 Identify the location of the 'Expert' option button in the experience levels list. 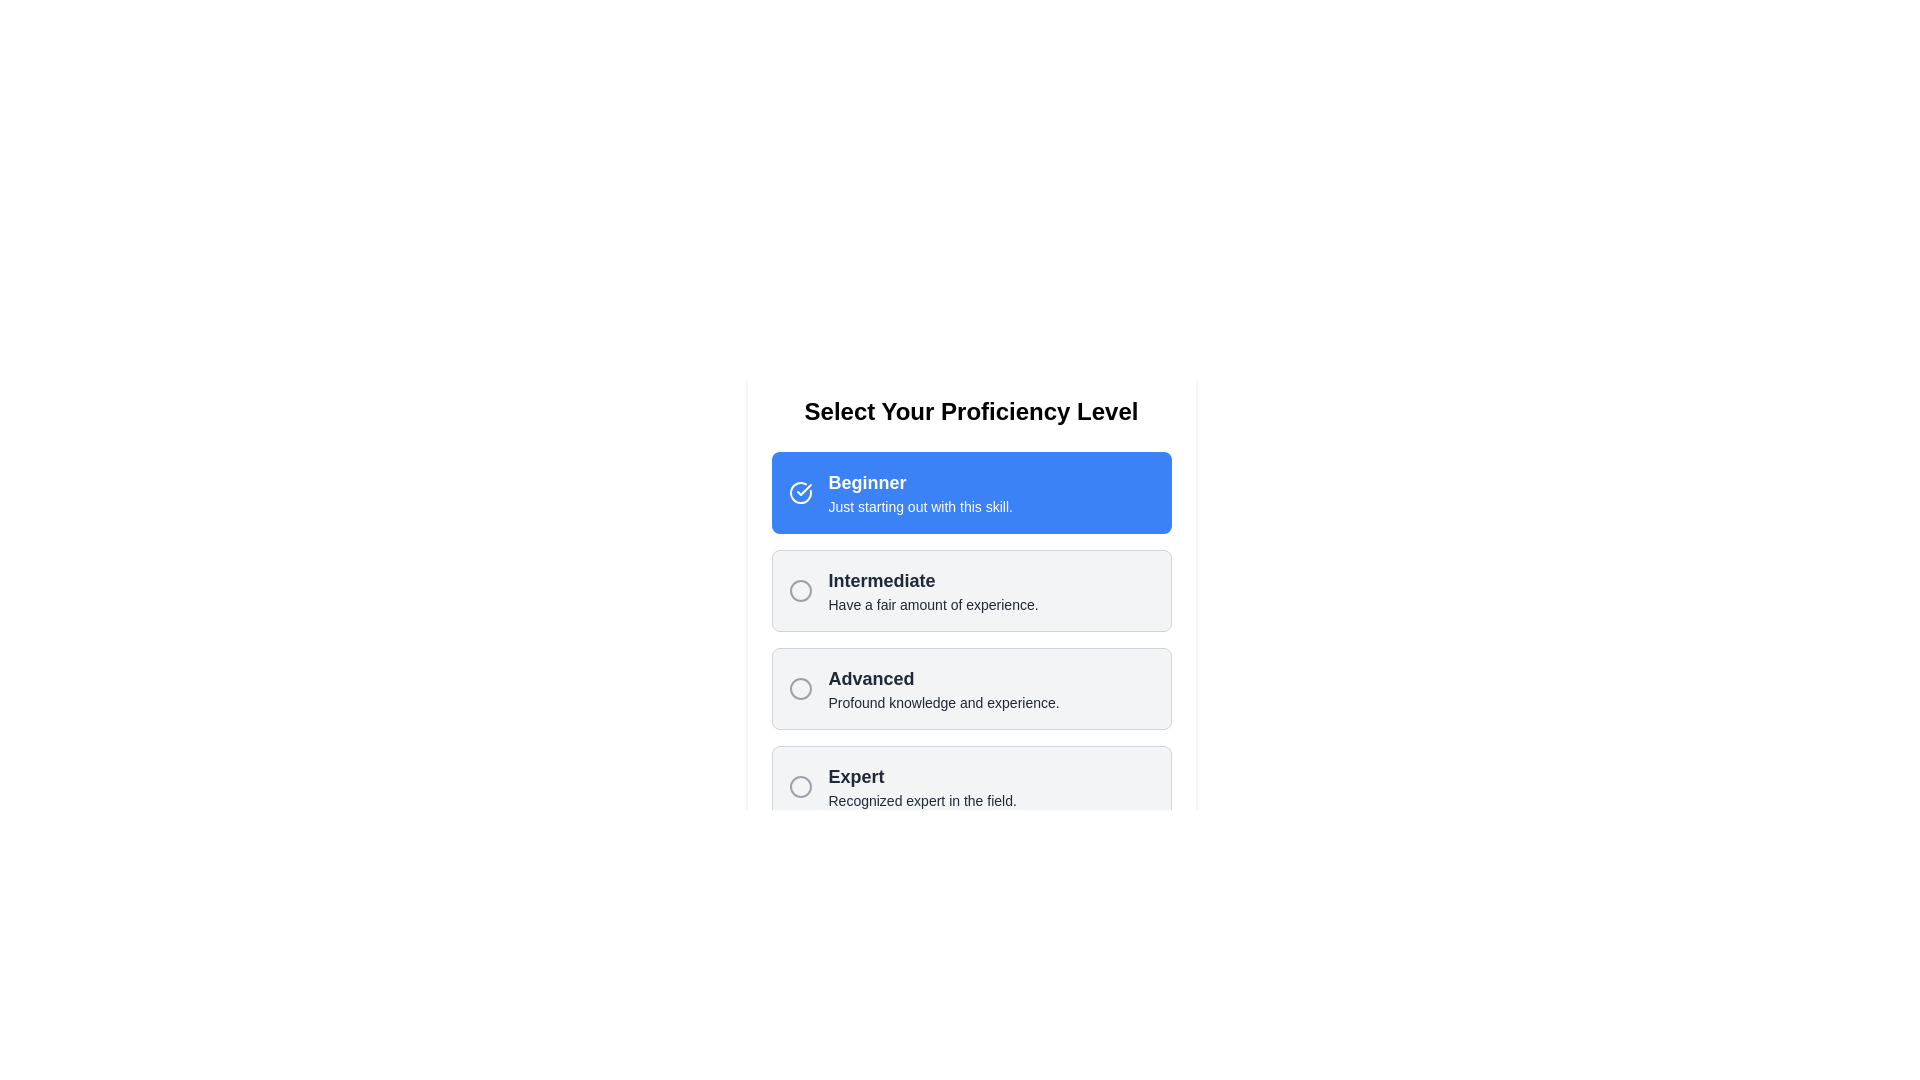
(971, 785).